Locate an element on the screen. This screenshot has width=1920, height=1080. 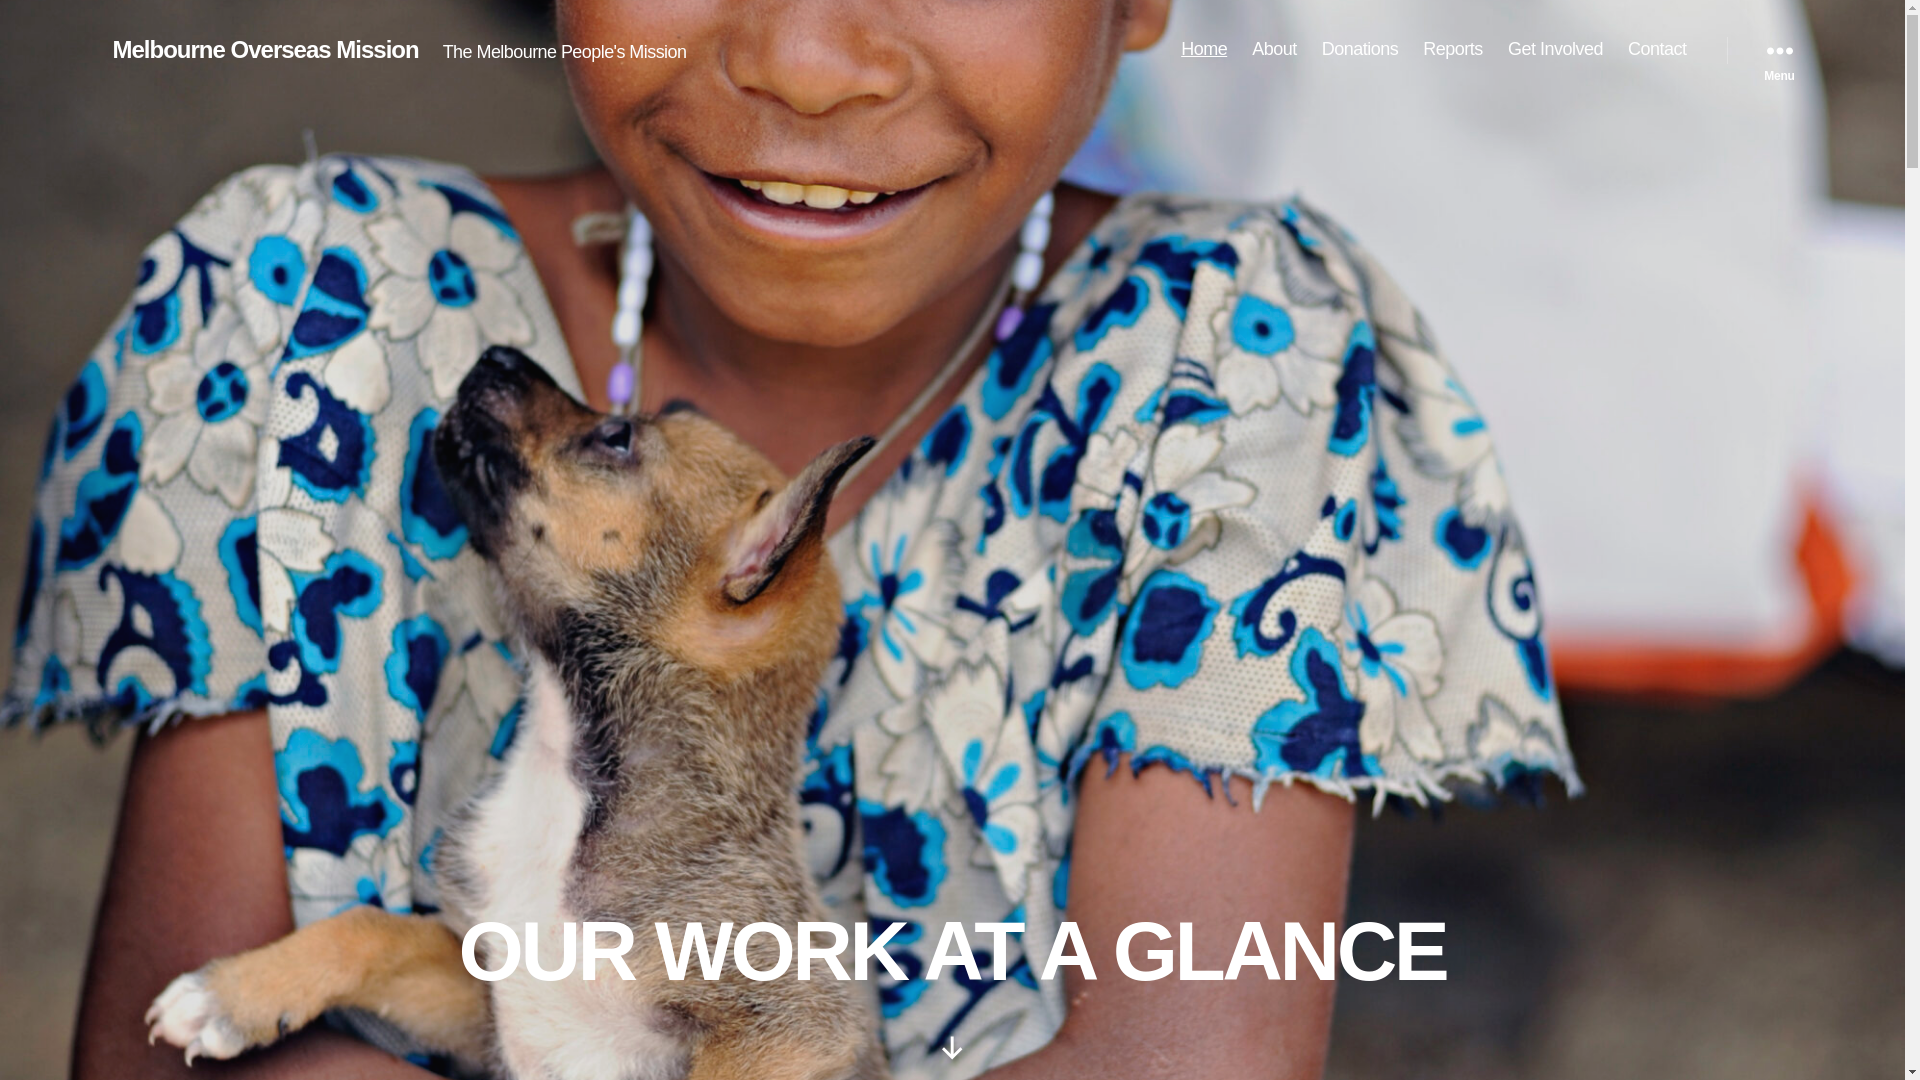
'Menu' is located at coordinates (1779, 49).